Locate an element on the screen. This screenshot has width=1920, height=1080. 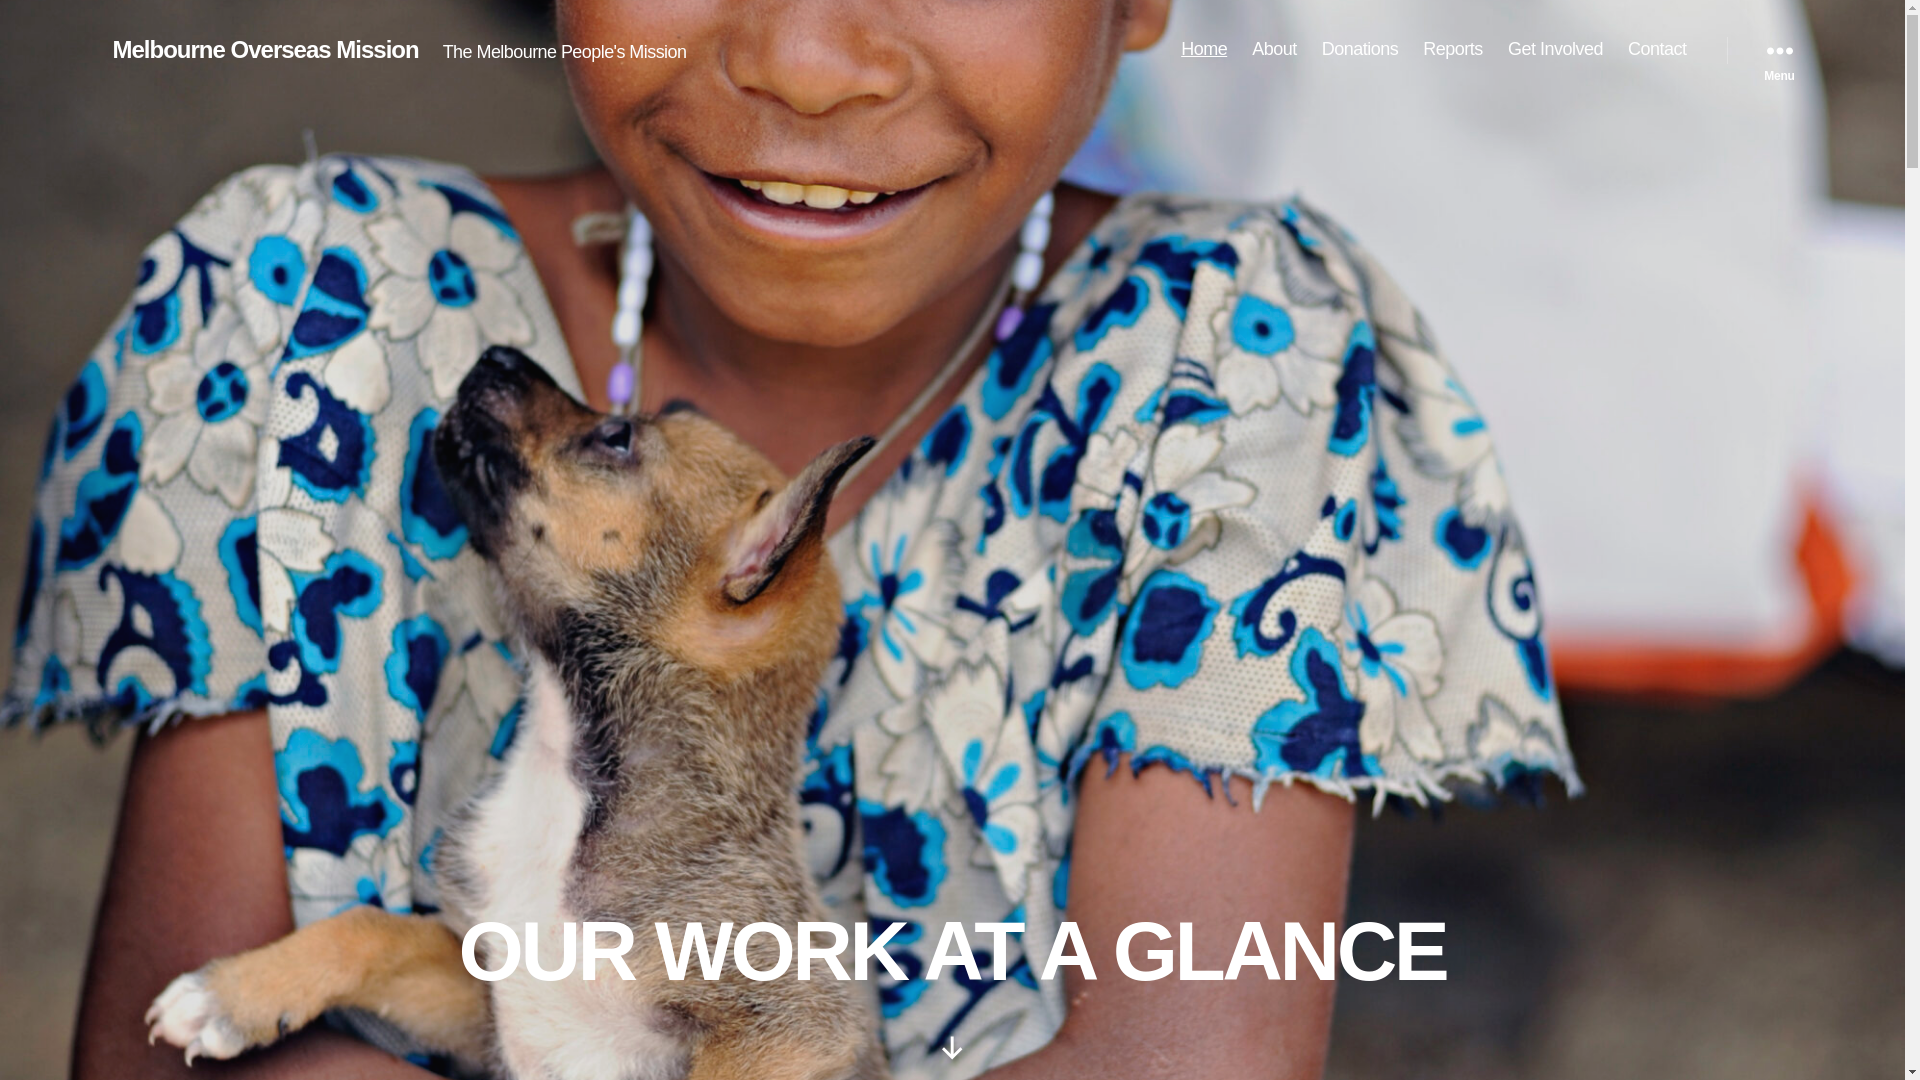
'Menu' is located at coordinates (1779, 49).